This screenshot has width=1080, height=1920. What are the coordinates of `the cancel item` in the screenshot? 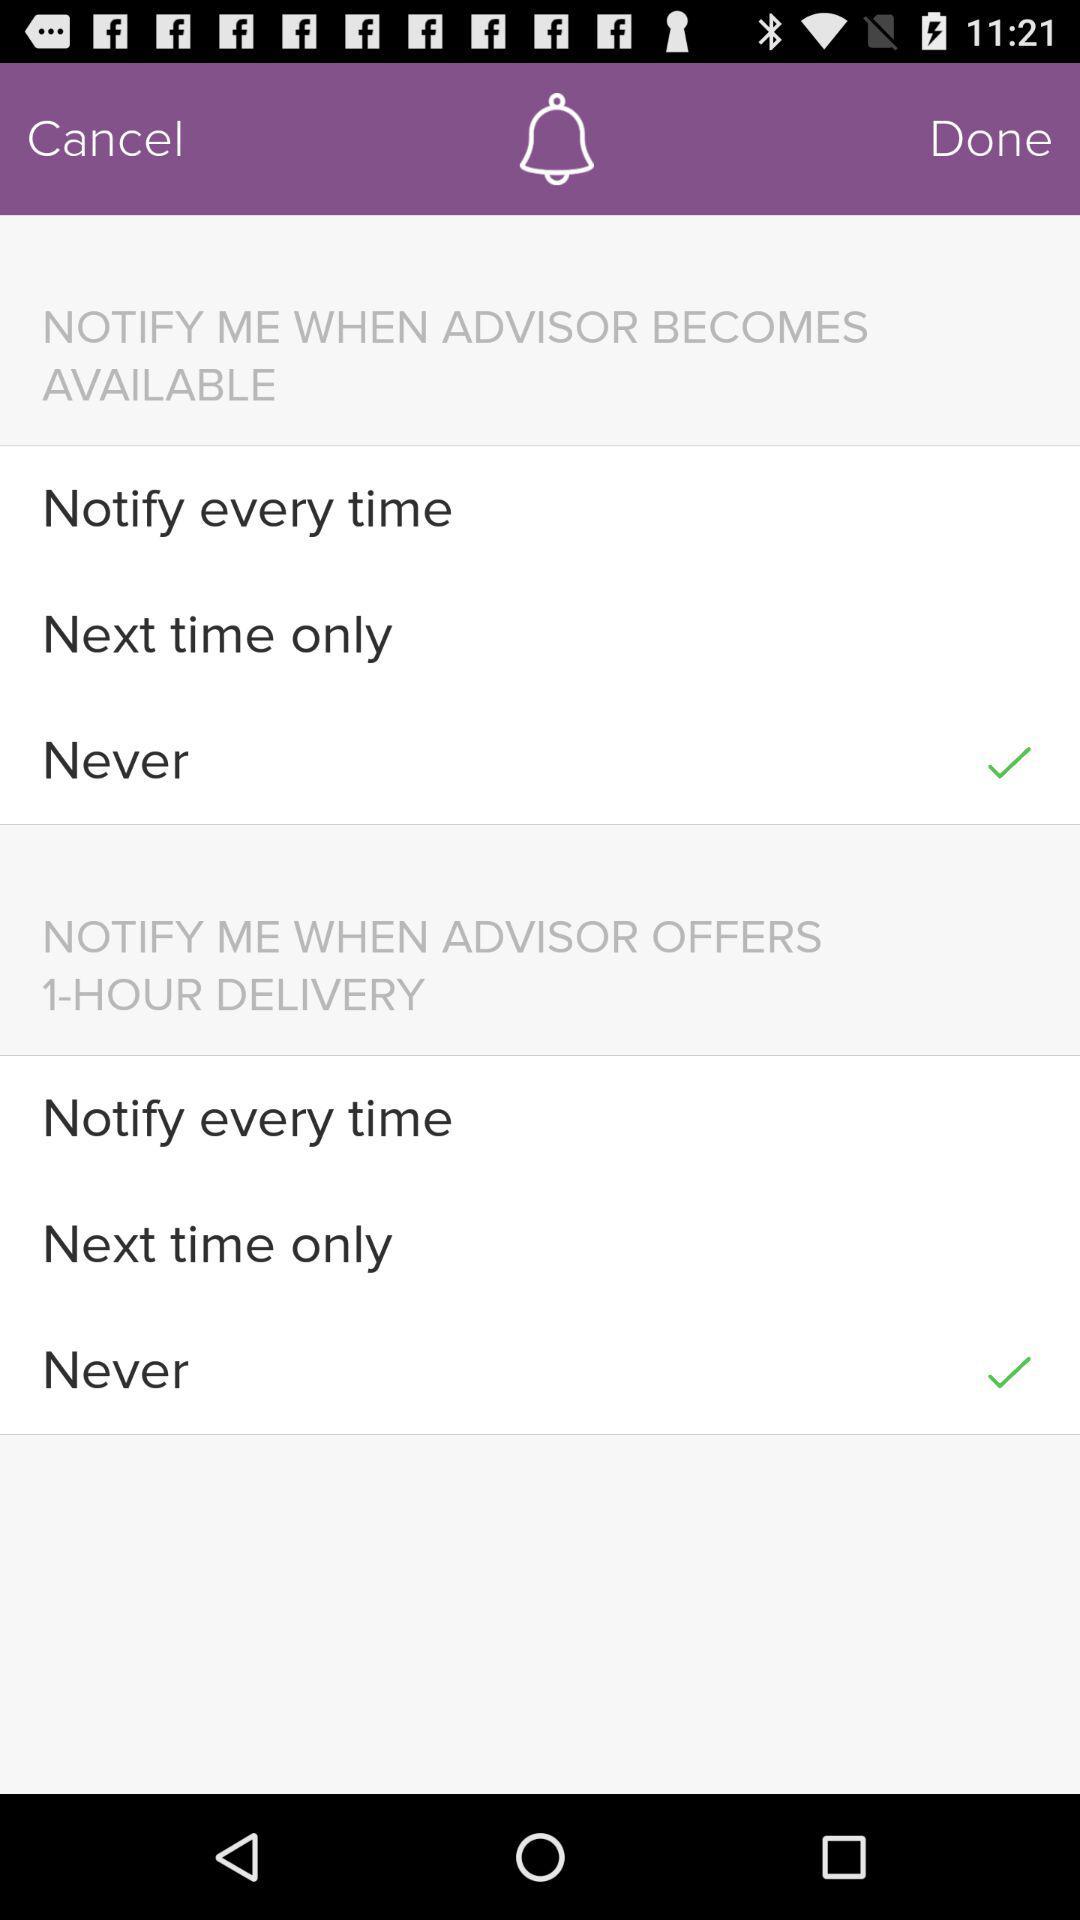 It's located at (105, 138).